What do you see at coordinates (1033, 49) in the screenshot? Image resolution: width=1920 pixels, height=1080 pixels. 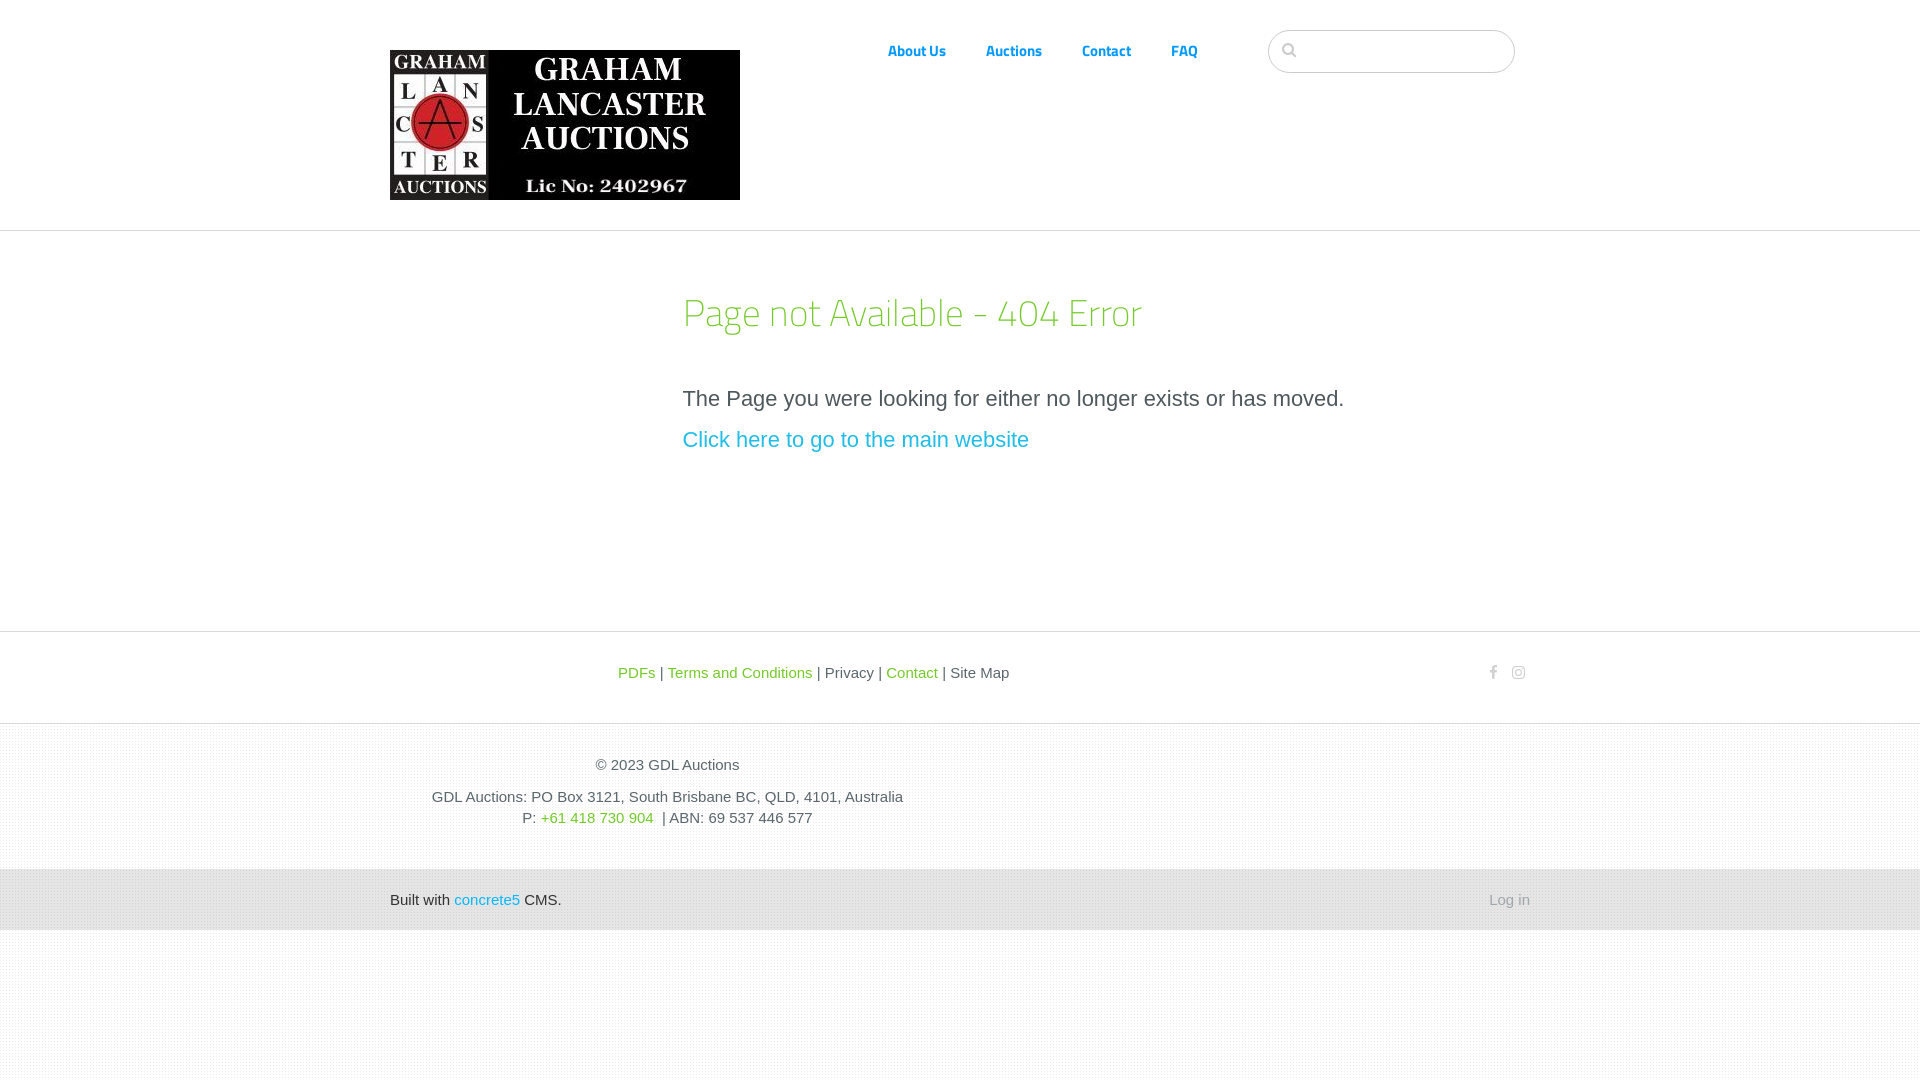 I see `'Auctions'` at bounding box center [1033, 49].